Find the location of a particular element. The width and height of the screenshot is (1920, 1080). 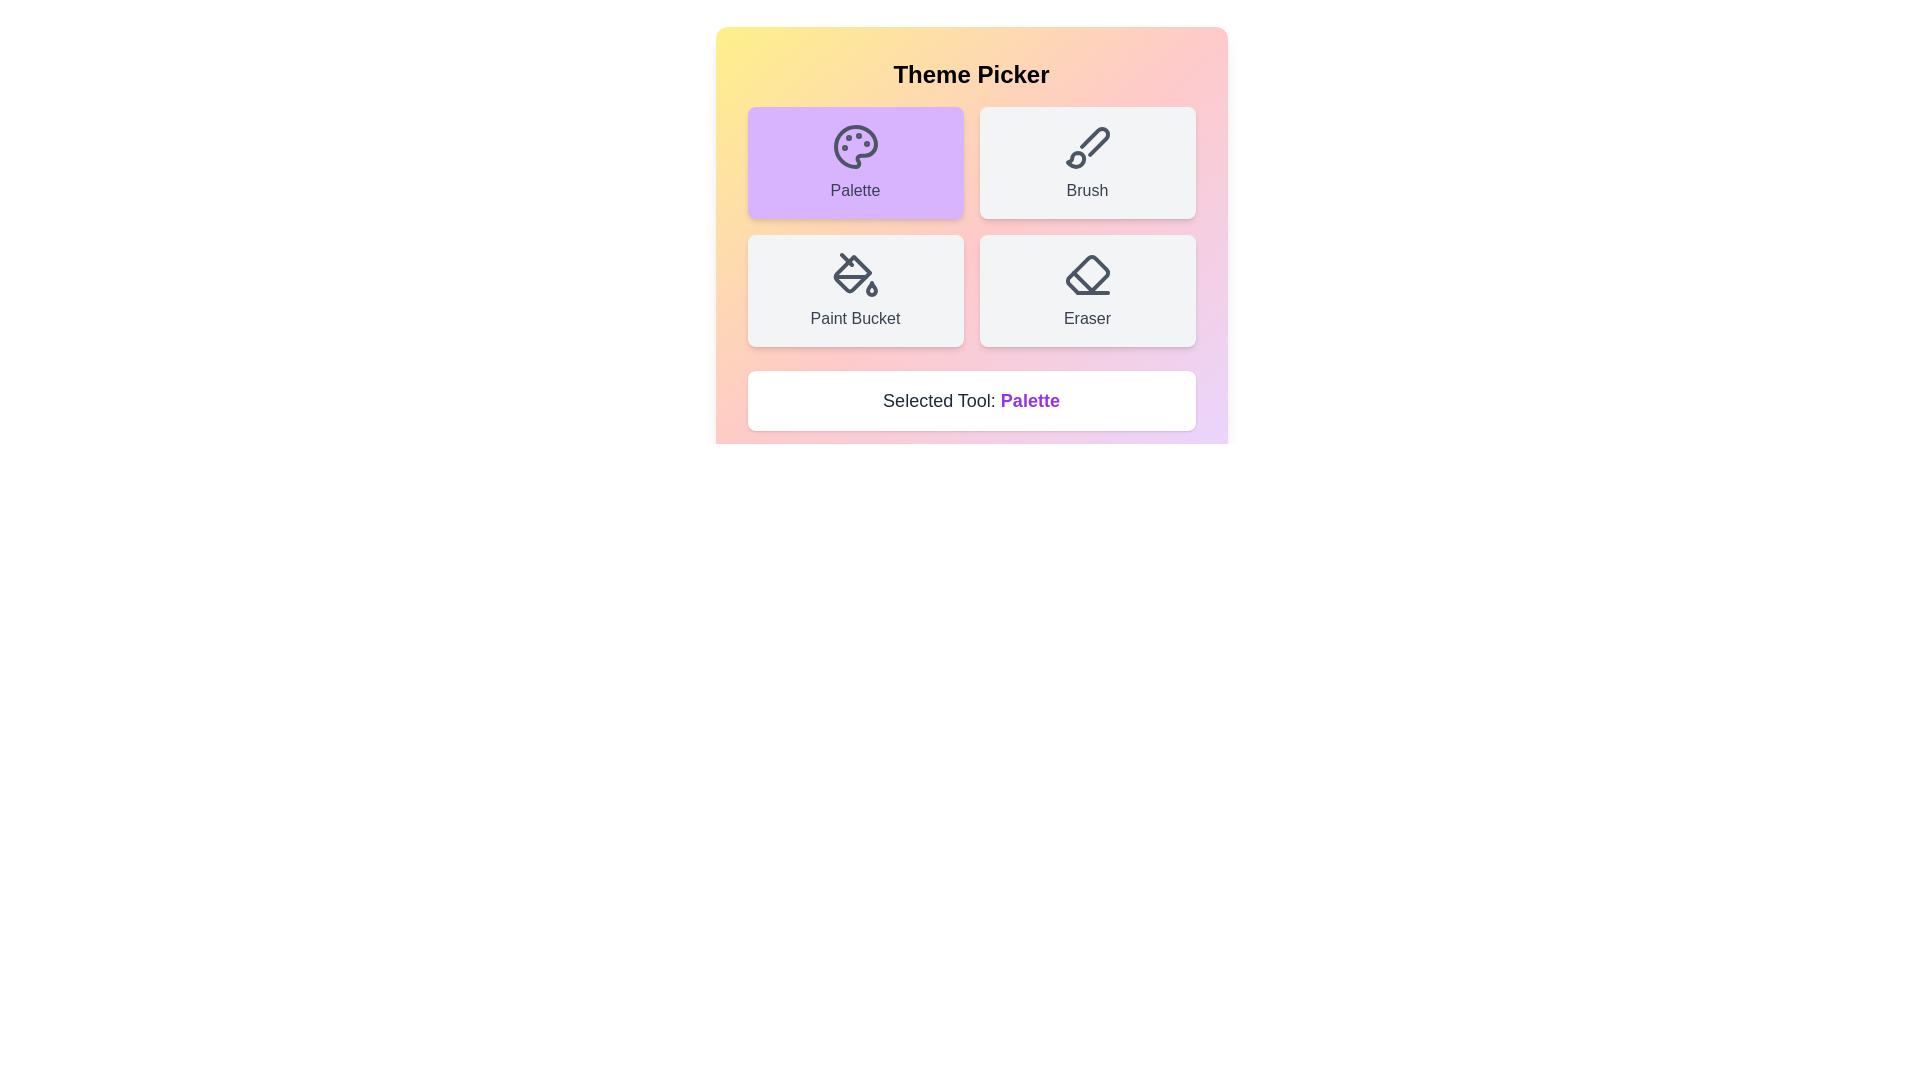

the tool button labeled Brush to observe visual feedback is located at coordinates (1086, 161).